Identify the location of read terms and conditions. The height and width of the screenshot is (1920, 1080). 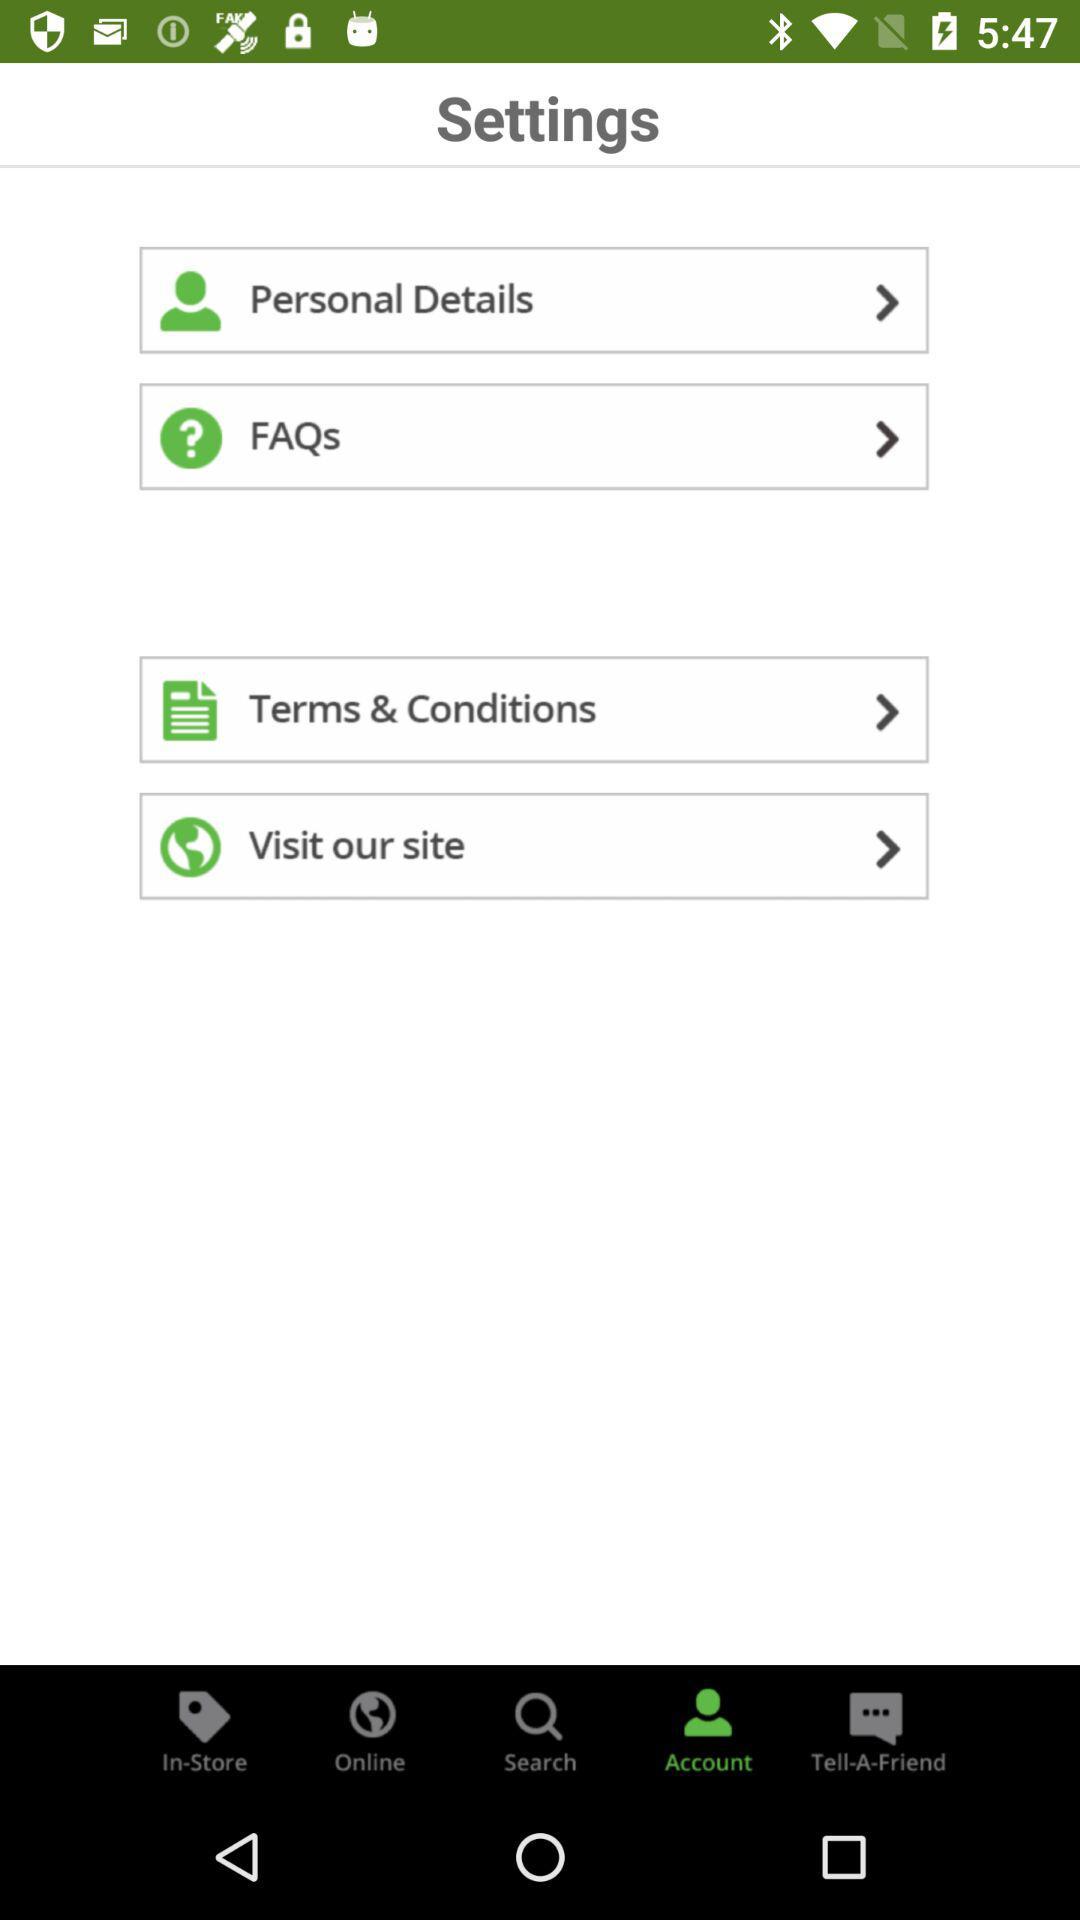
(540, 714).